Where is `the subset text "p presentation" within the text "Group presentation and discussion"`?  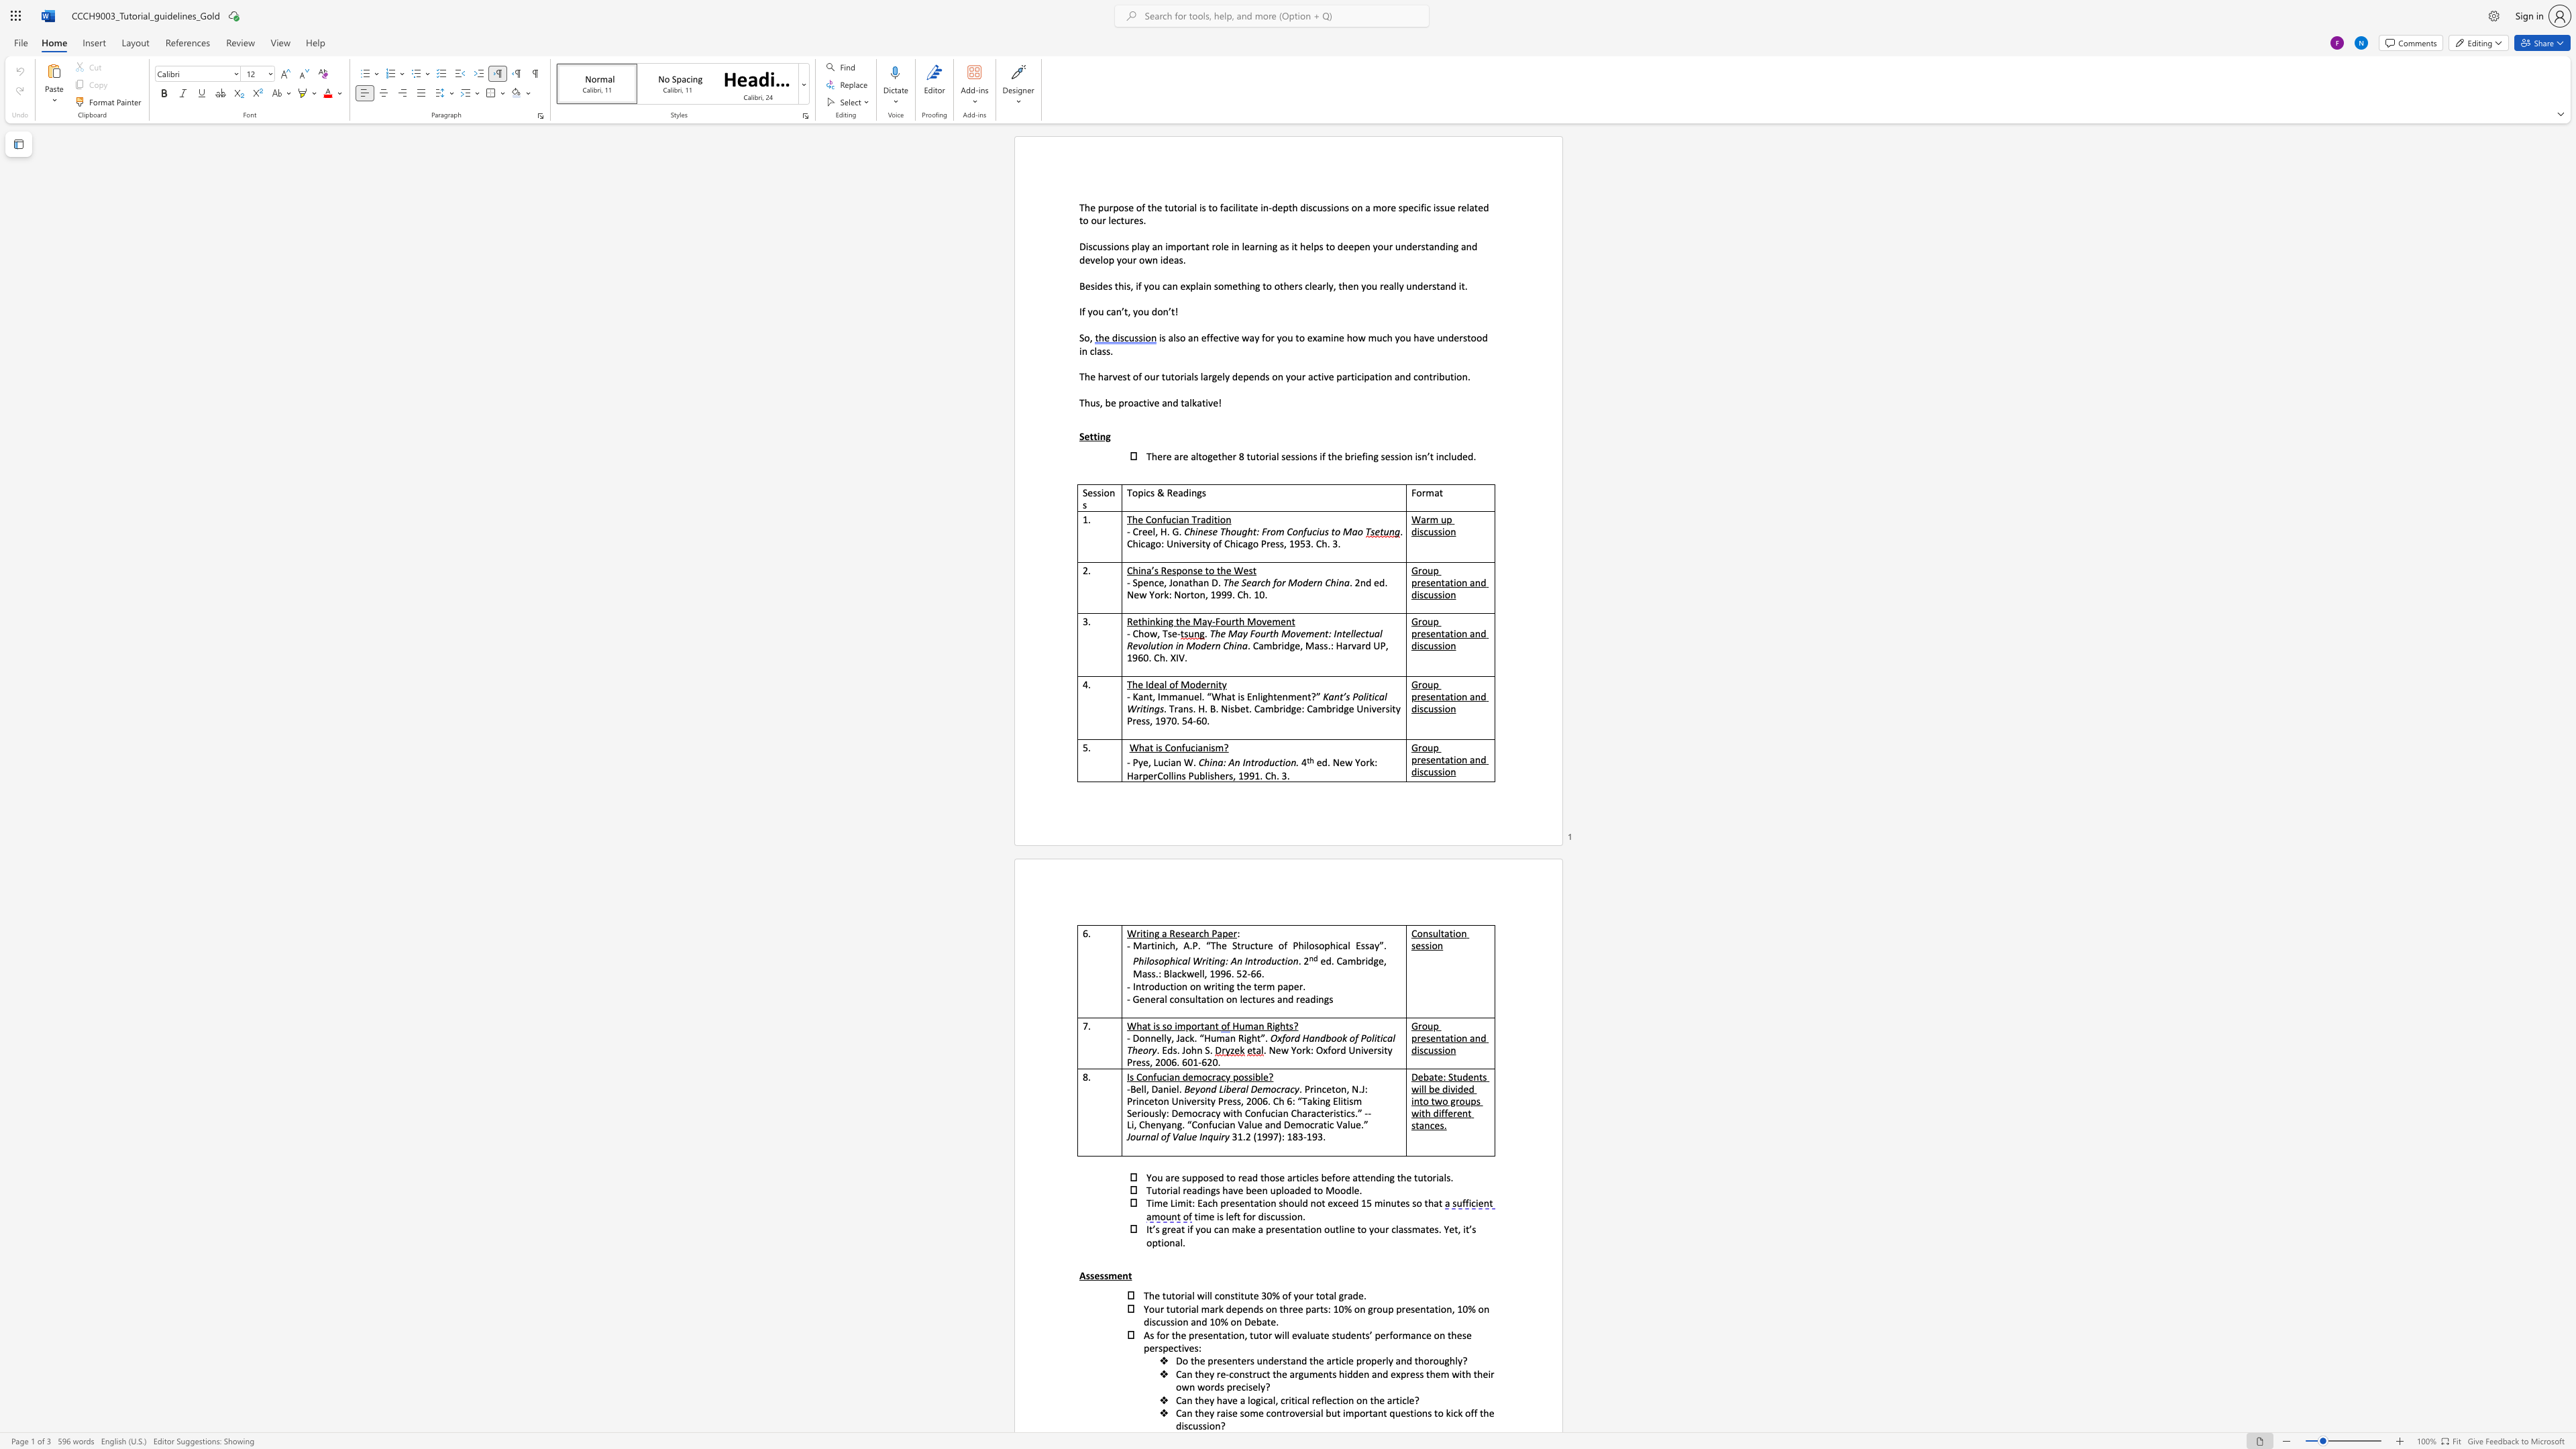 the subset text "p presentation" within the text "Group presentation and discussion" is located at coordinates (1432, 621).